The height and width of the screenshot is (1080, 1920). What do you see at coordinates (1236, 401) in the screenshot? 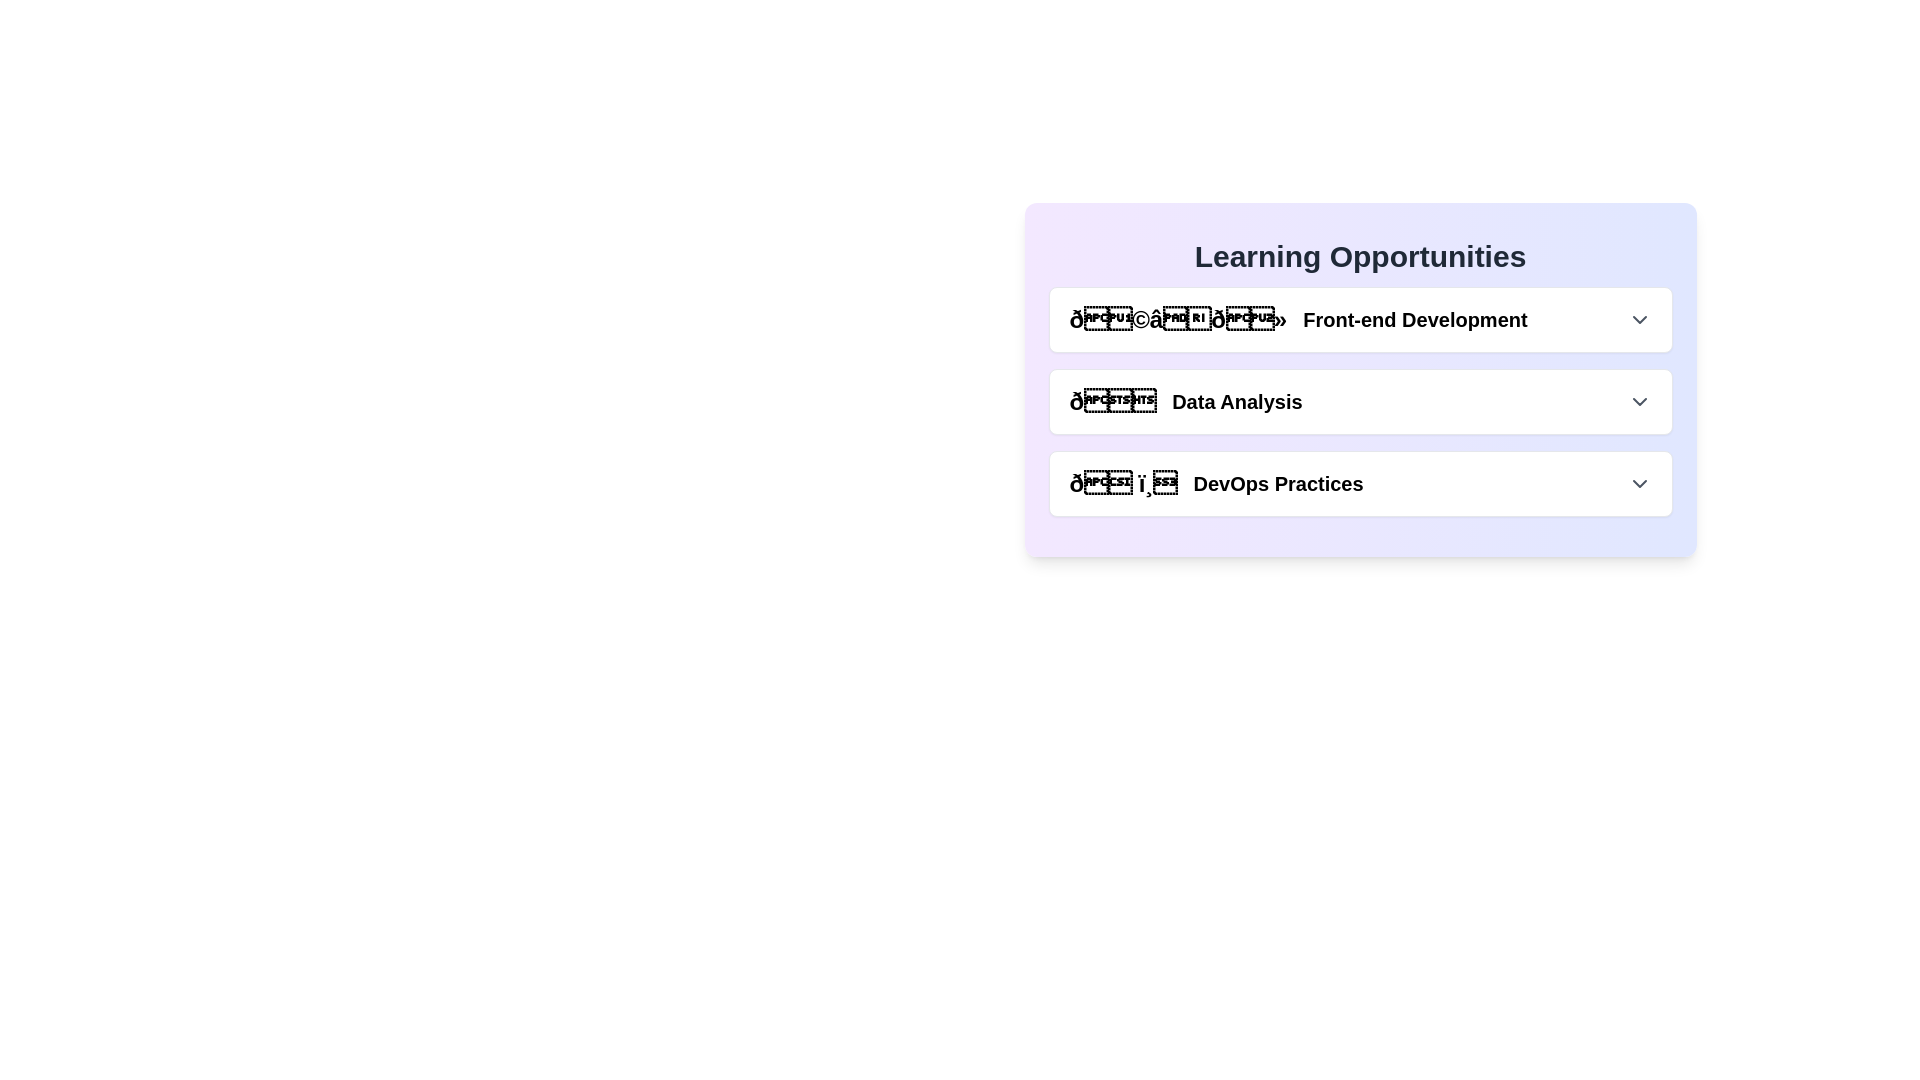
I see `the 'Data Analysis' text label within the 'Learning Opportunities' card` at bounding box center [1236, 401].